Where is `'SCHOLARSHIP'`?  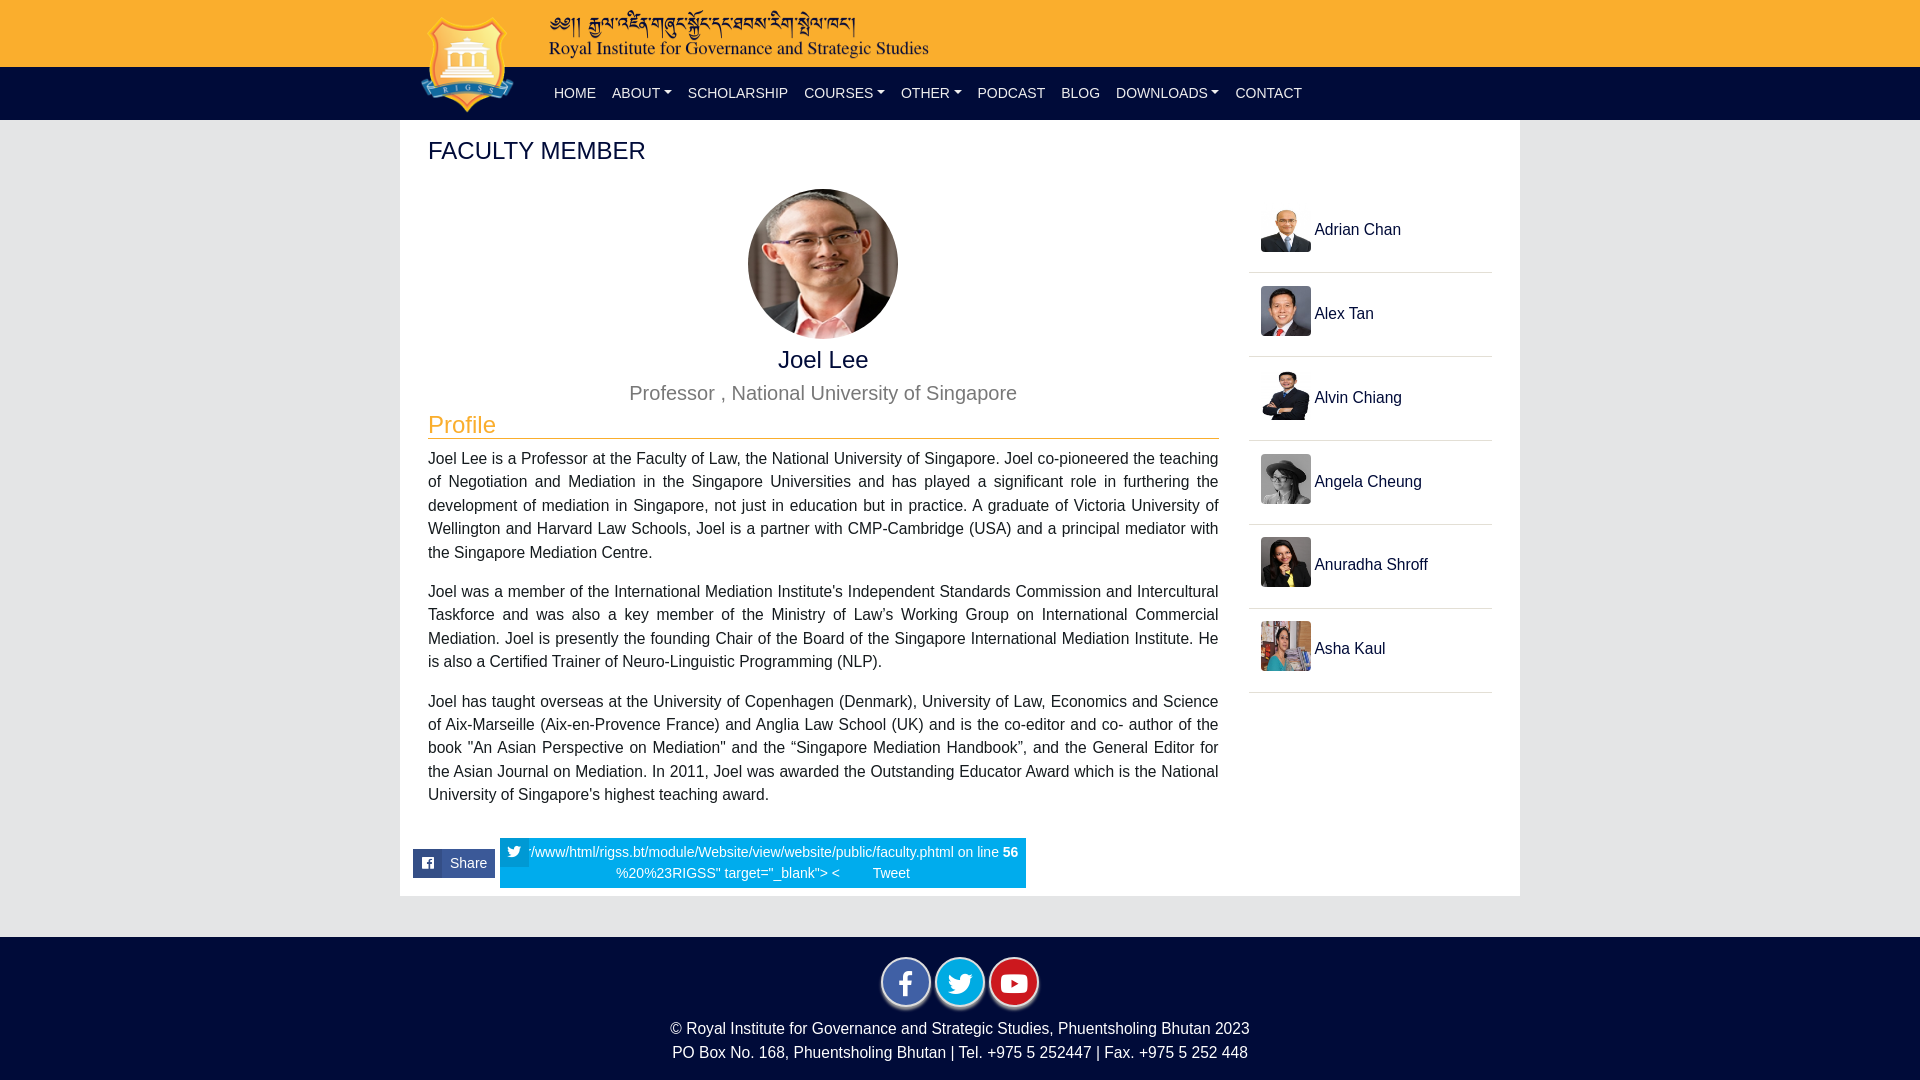 'SCHOLARSHIP' is located at coordinates (680, 93).